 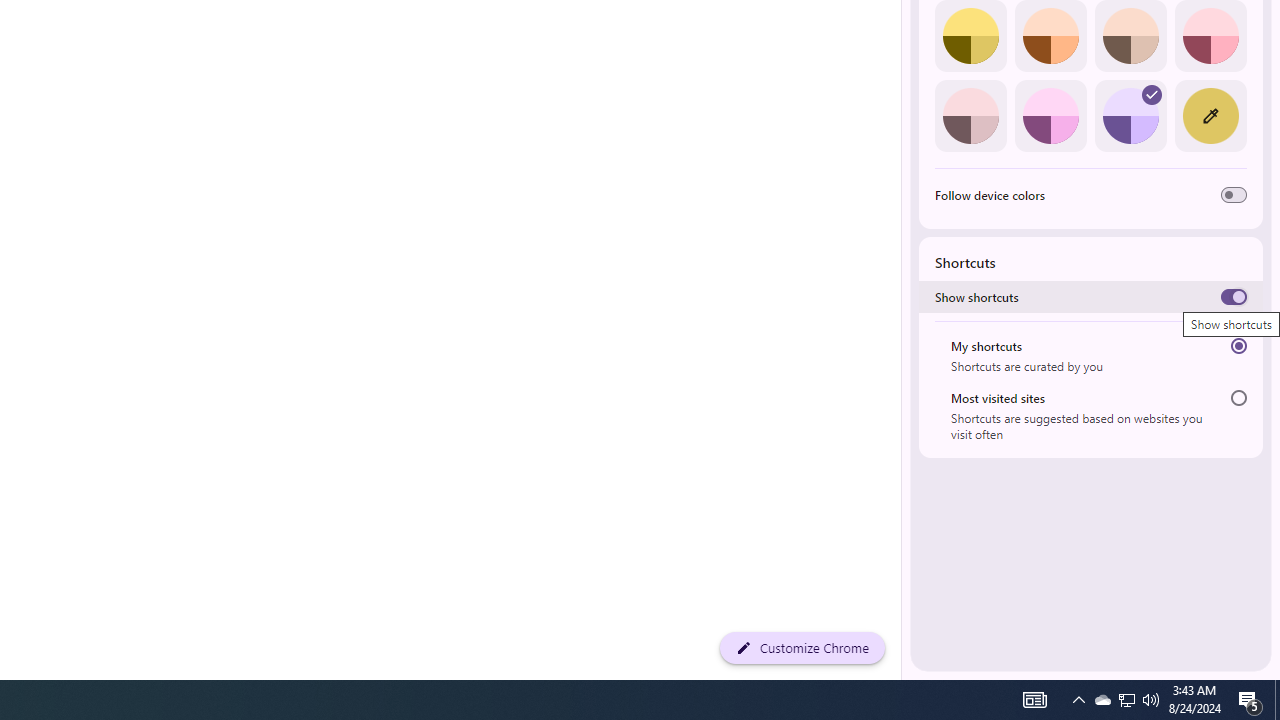 What do you see at coordinates (1049, 36) in the screenshot?
I see `'Orange'` at bounding box center [1049, 36].